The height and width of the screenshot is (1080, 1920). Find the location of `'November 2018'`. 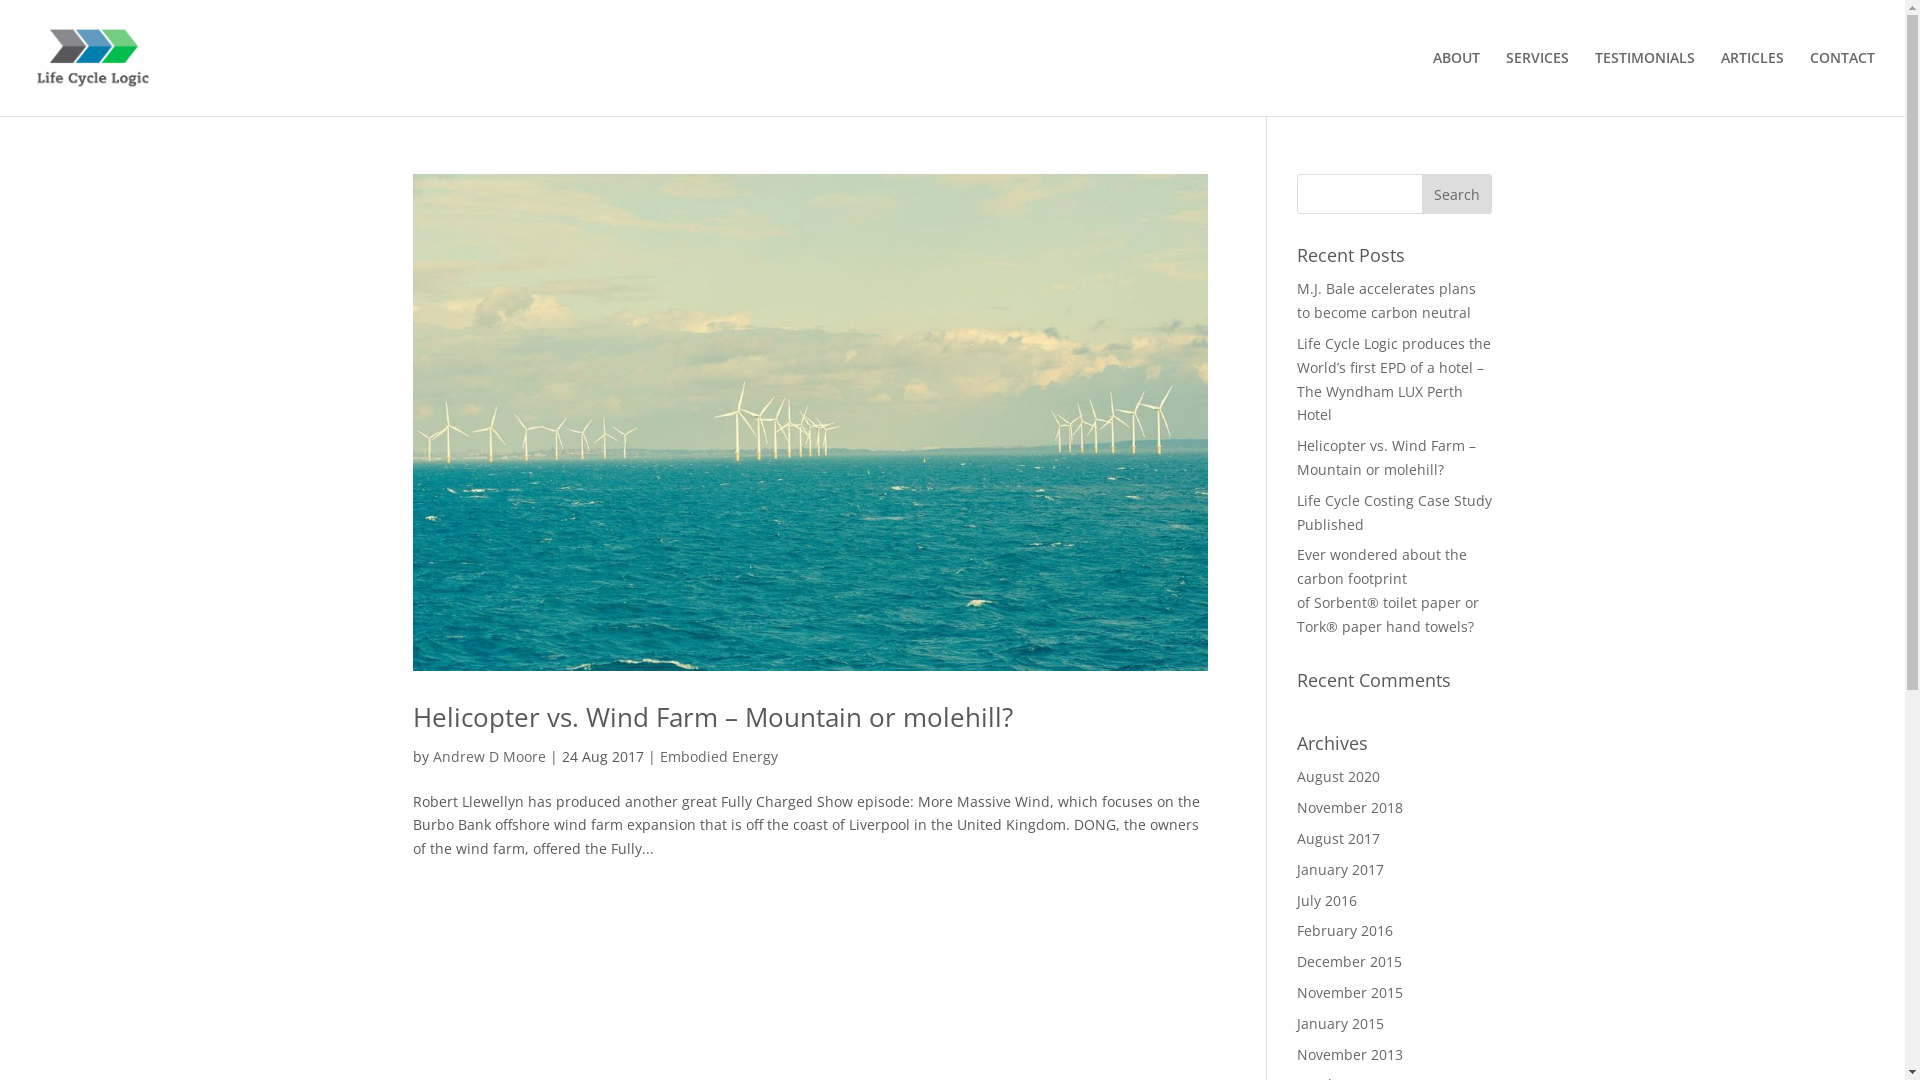

'November 2018' is located at coordinates (1296, 806).